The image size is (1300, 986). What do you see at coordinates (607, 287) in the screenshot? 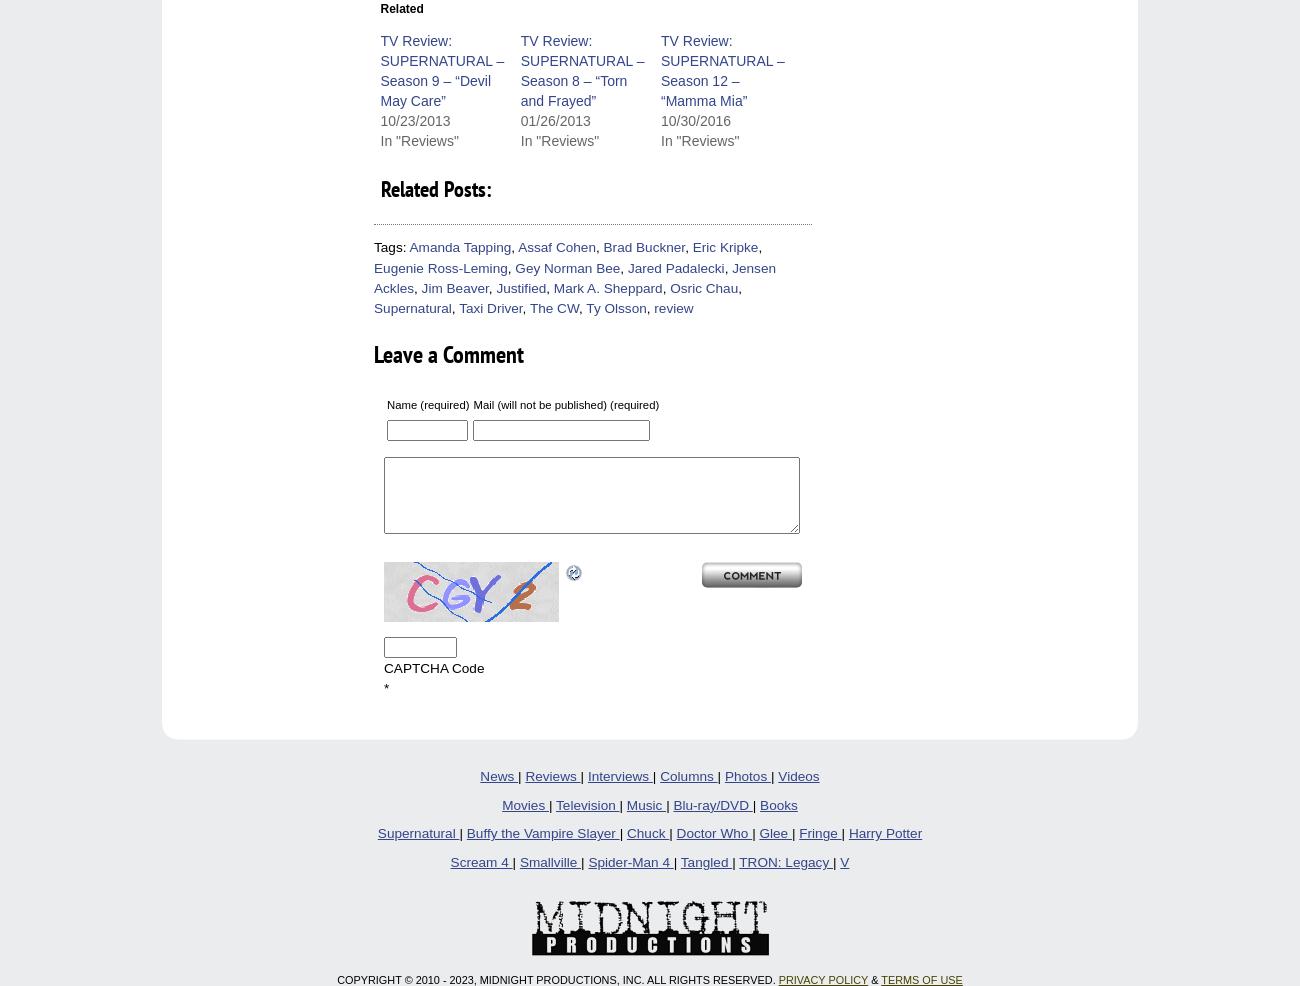
I see `'Mark A. Sheppard'` at bounding box center [607, 287].